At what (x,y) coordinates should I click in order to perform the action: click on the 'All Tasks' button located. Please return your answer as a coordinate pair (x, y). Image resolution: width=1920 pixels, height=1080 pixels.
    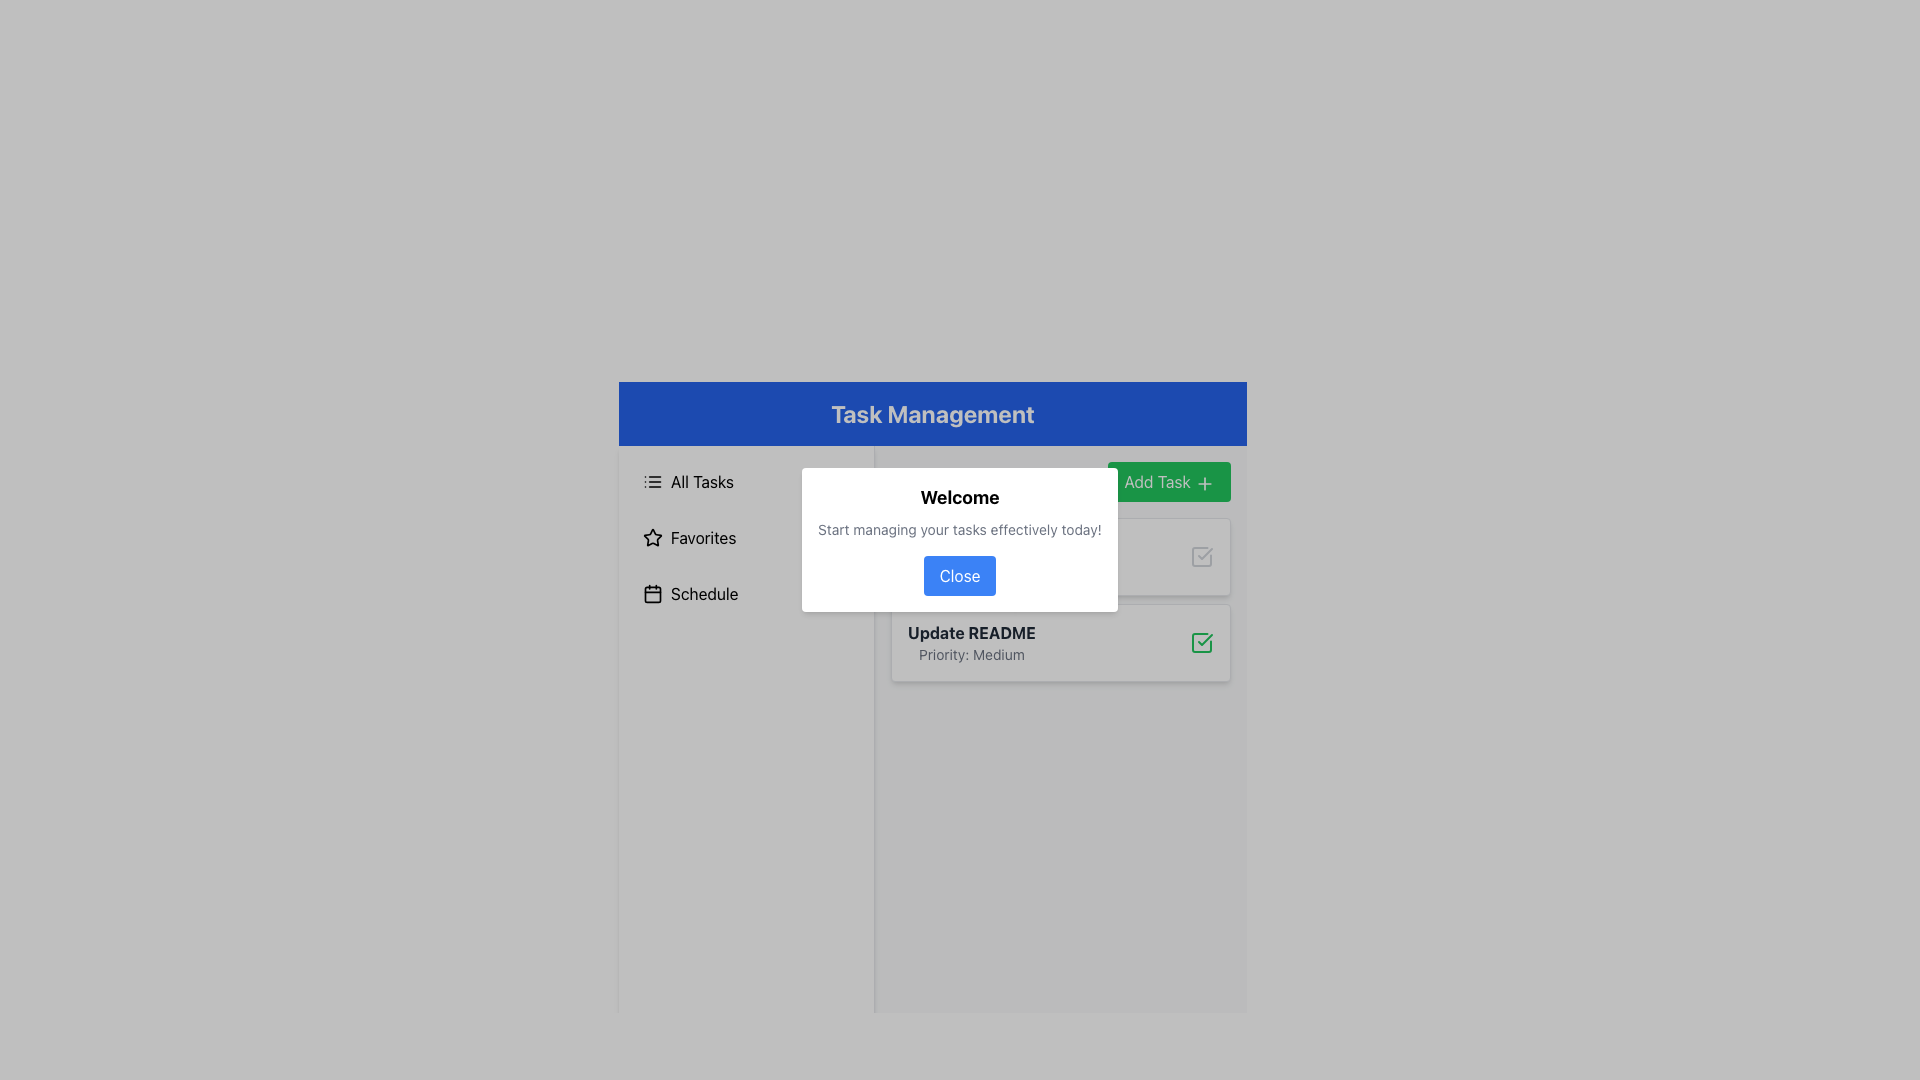
    Looking at the image, I should click on (688, 482).